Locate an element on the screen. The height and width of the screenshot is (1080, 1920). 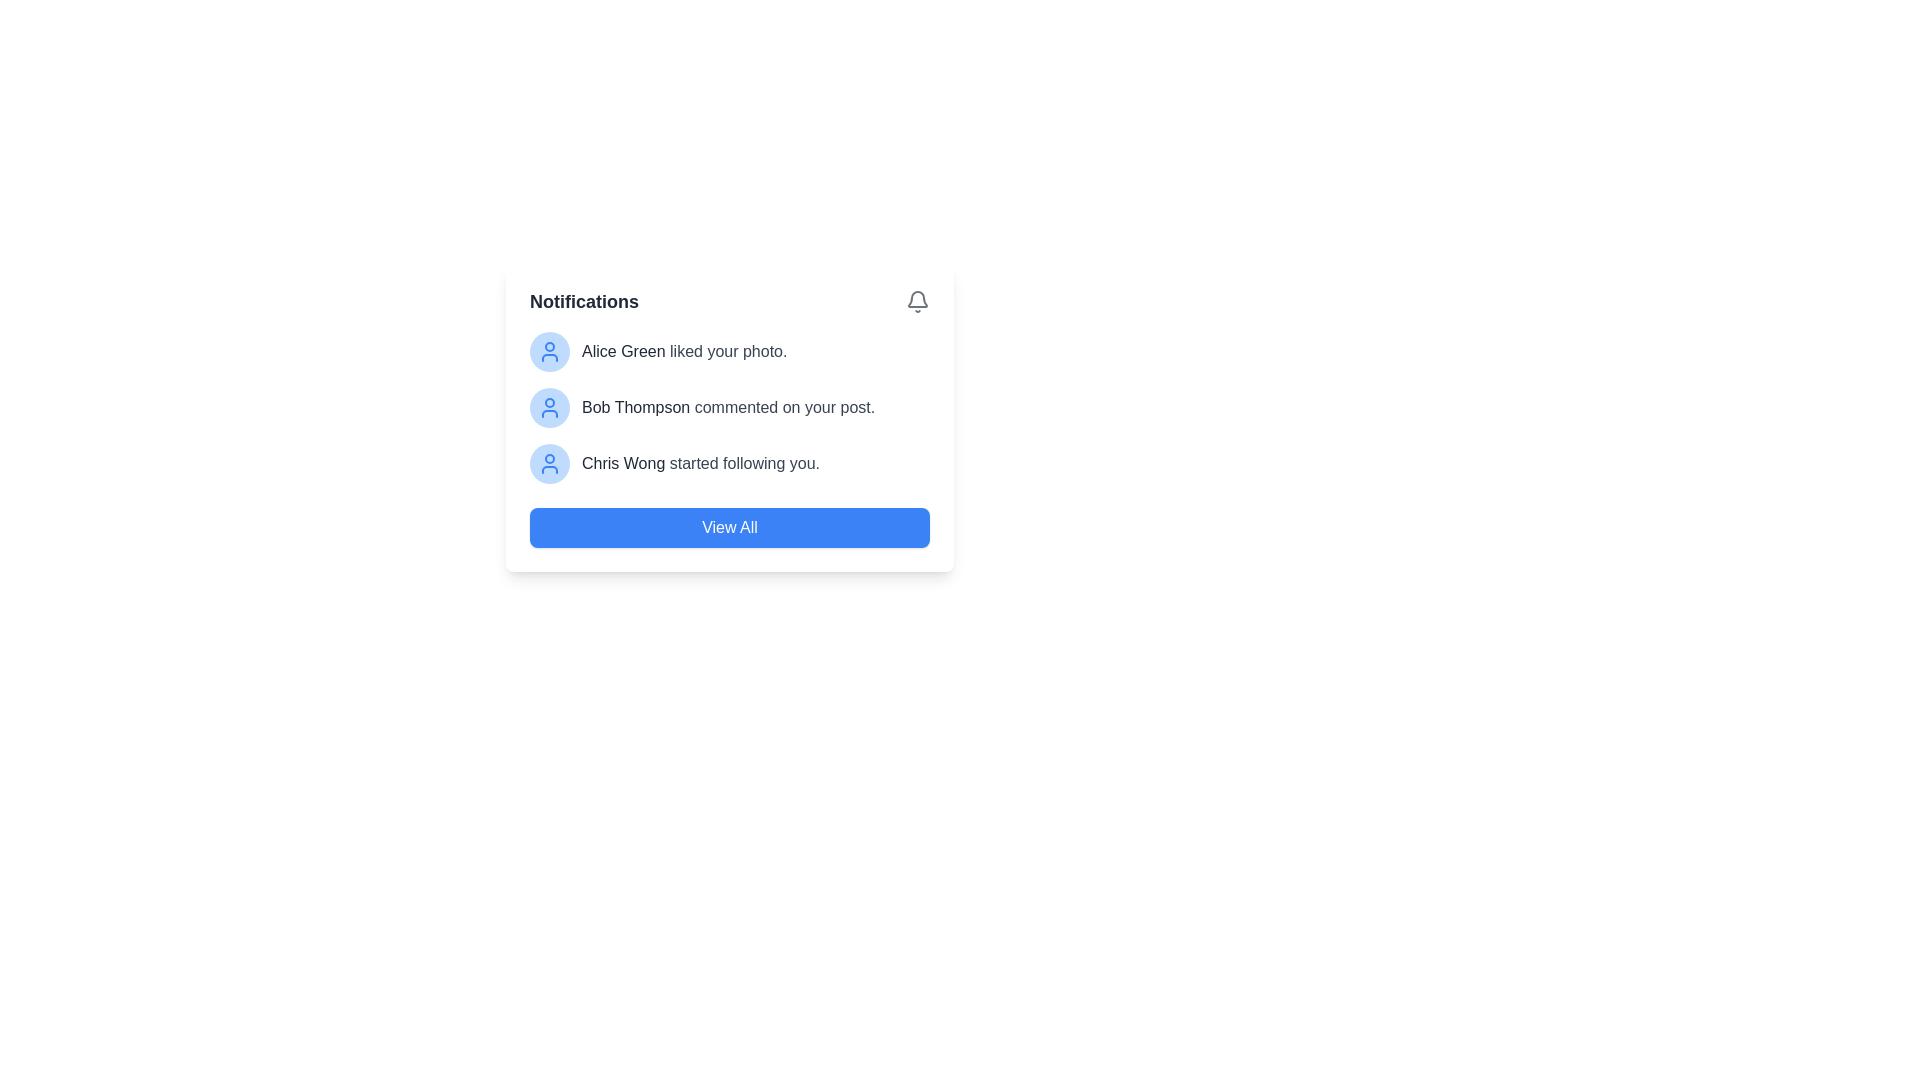
the icon representing the sender of the notification, which is the first item in the notification panel, located to the left of the text 'Alice Green liked your photo.' is located at coordinates (550, 350).